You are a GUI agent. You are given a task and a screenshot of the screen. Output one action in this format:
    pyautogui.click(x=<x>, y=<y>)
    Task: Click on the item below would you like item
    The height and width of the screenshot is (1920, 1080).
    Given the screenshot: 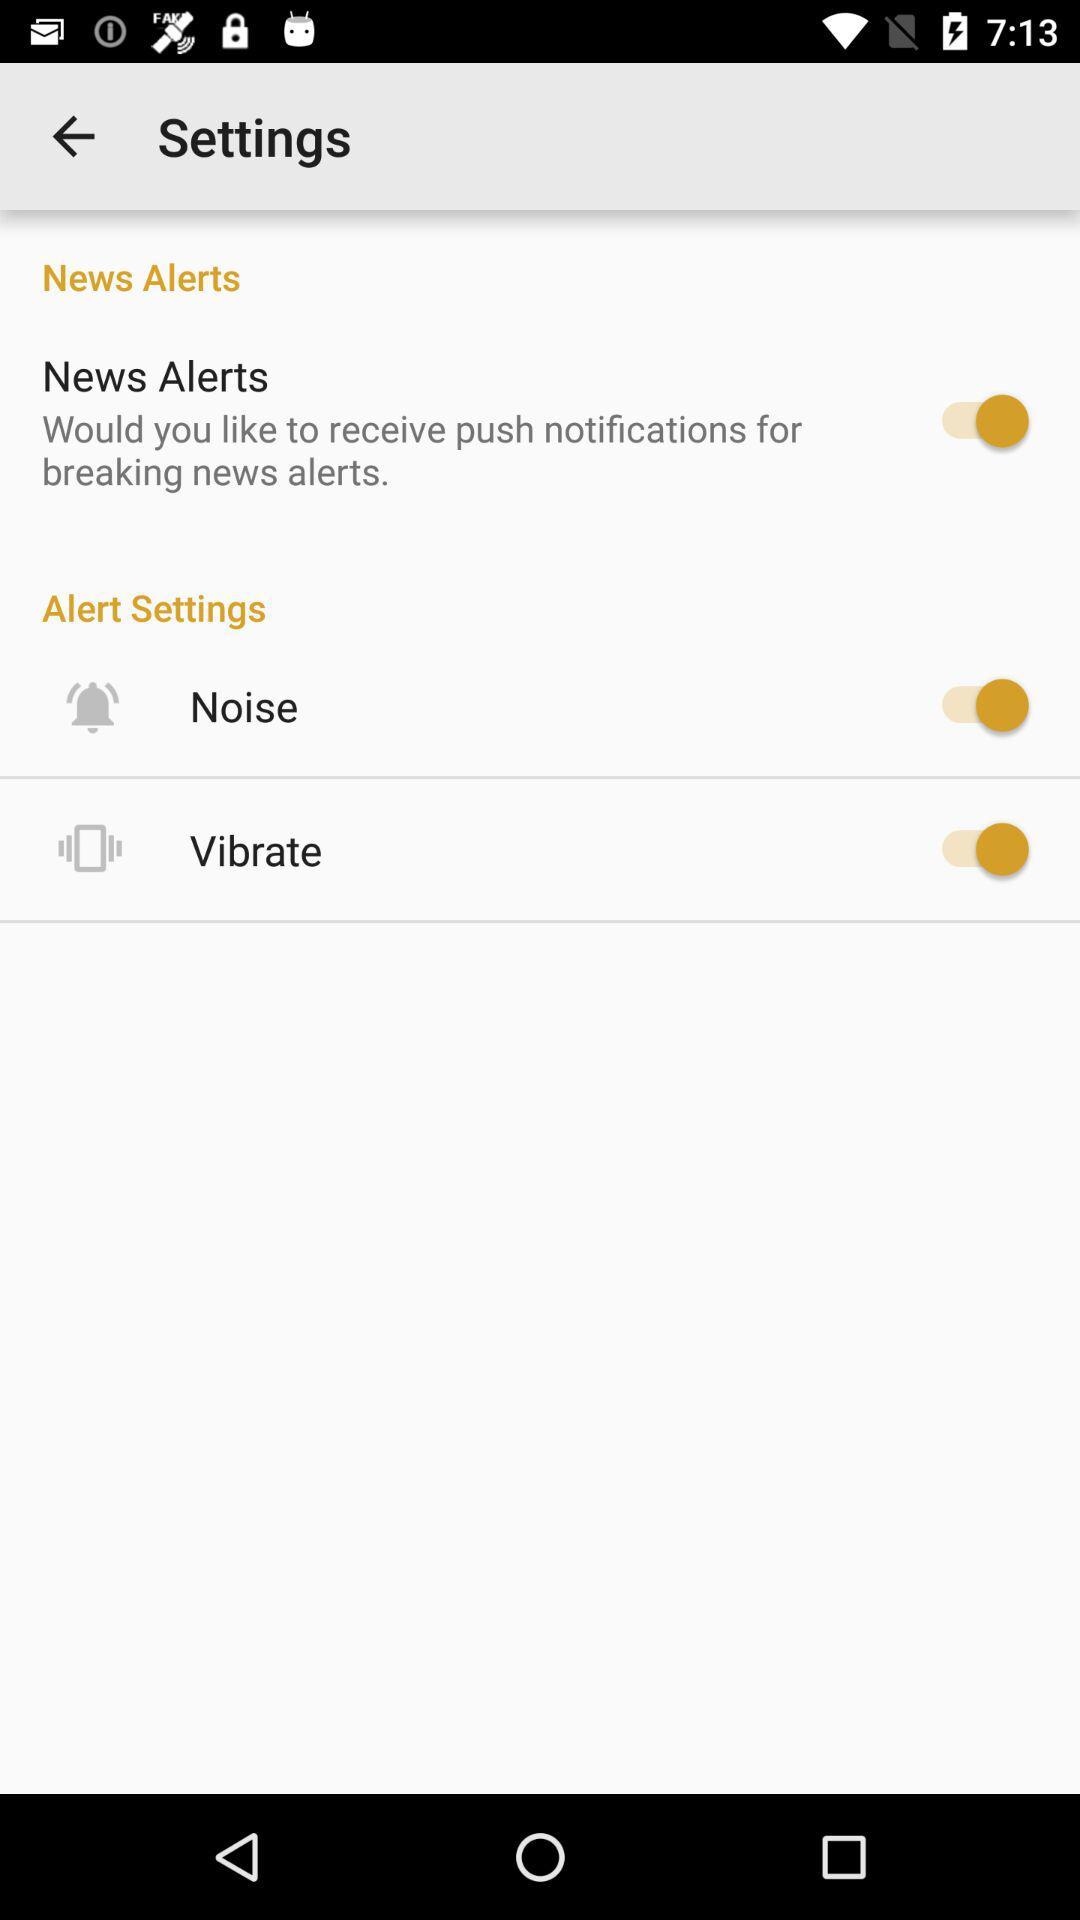 What is the action you would take?
    pyautogui.click(x=540, y=585)
    